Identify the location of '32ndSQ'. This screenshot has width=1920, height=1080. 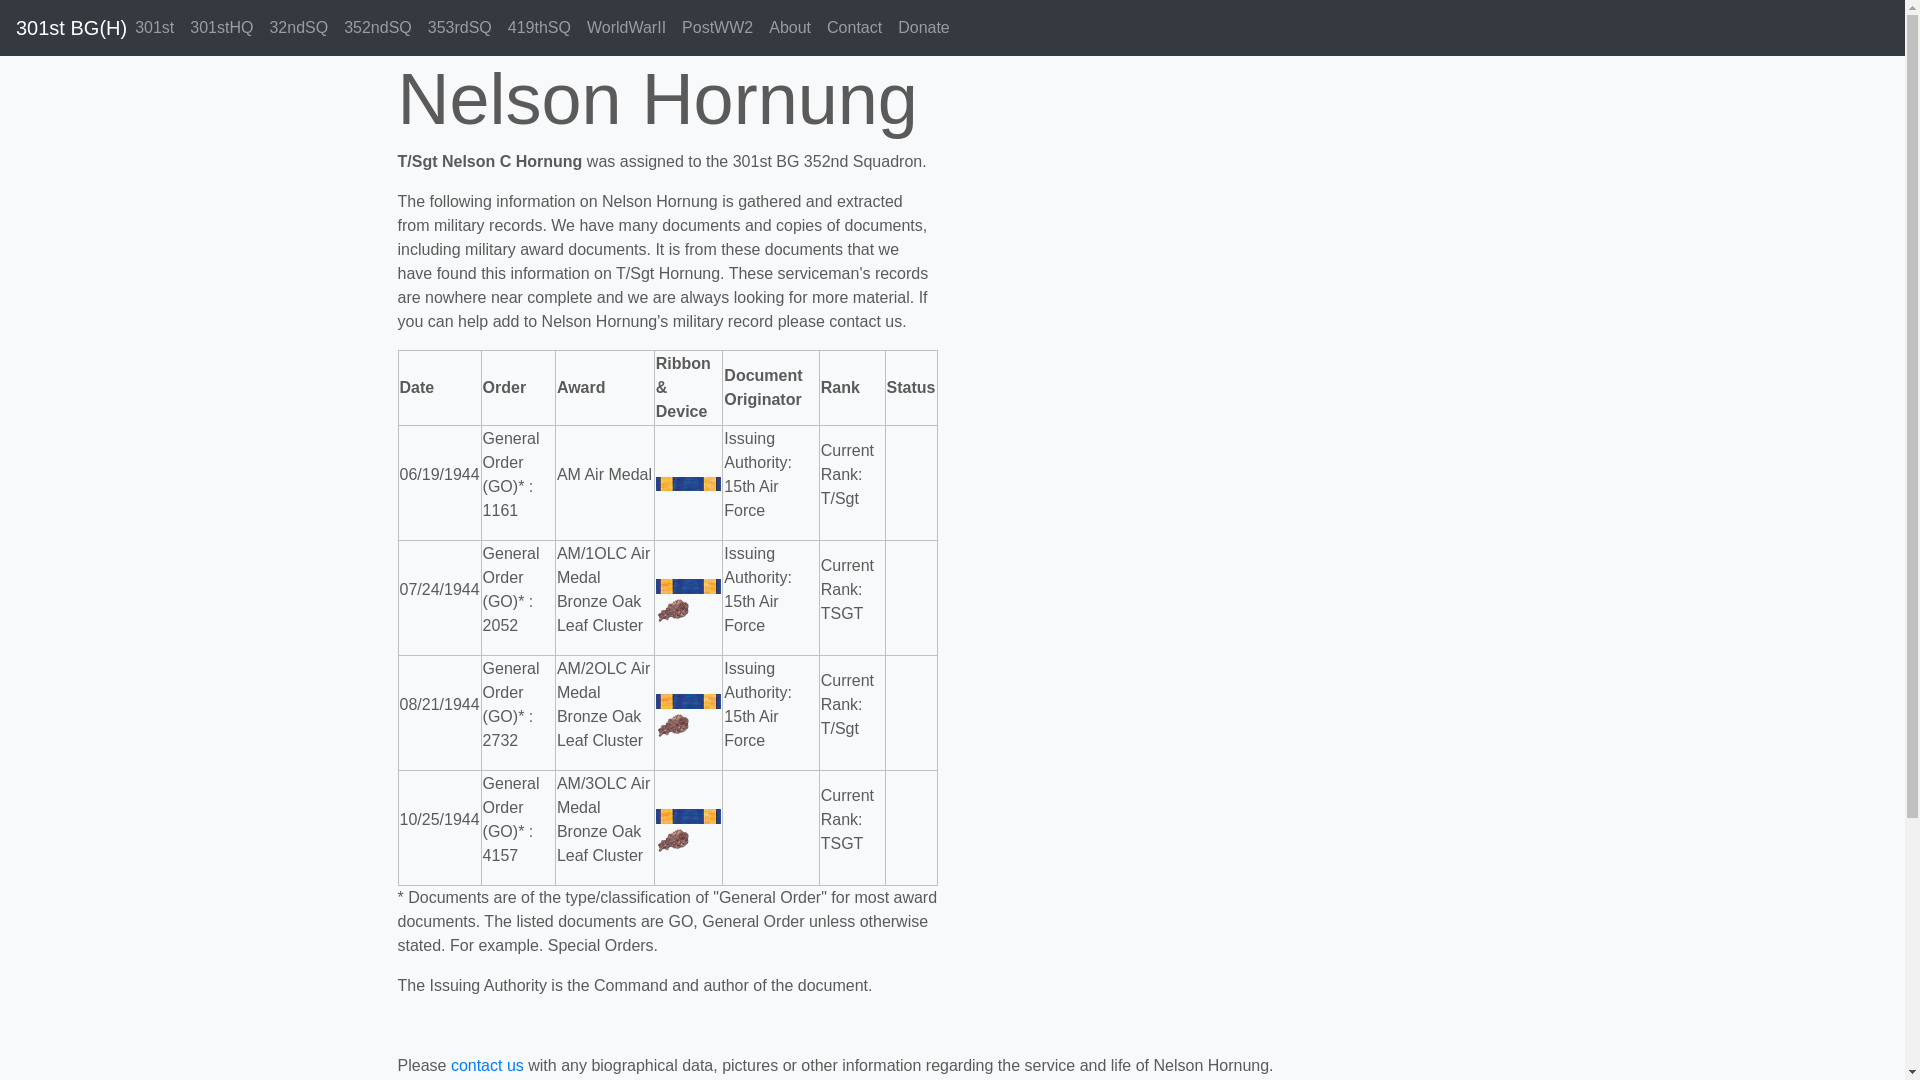
(297, 27).